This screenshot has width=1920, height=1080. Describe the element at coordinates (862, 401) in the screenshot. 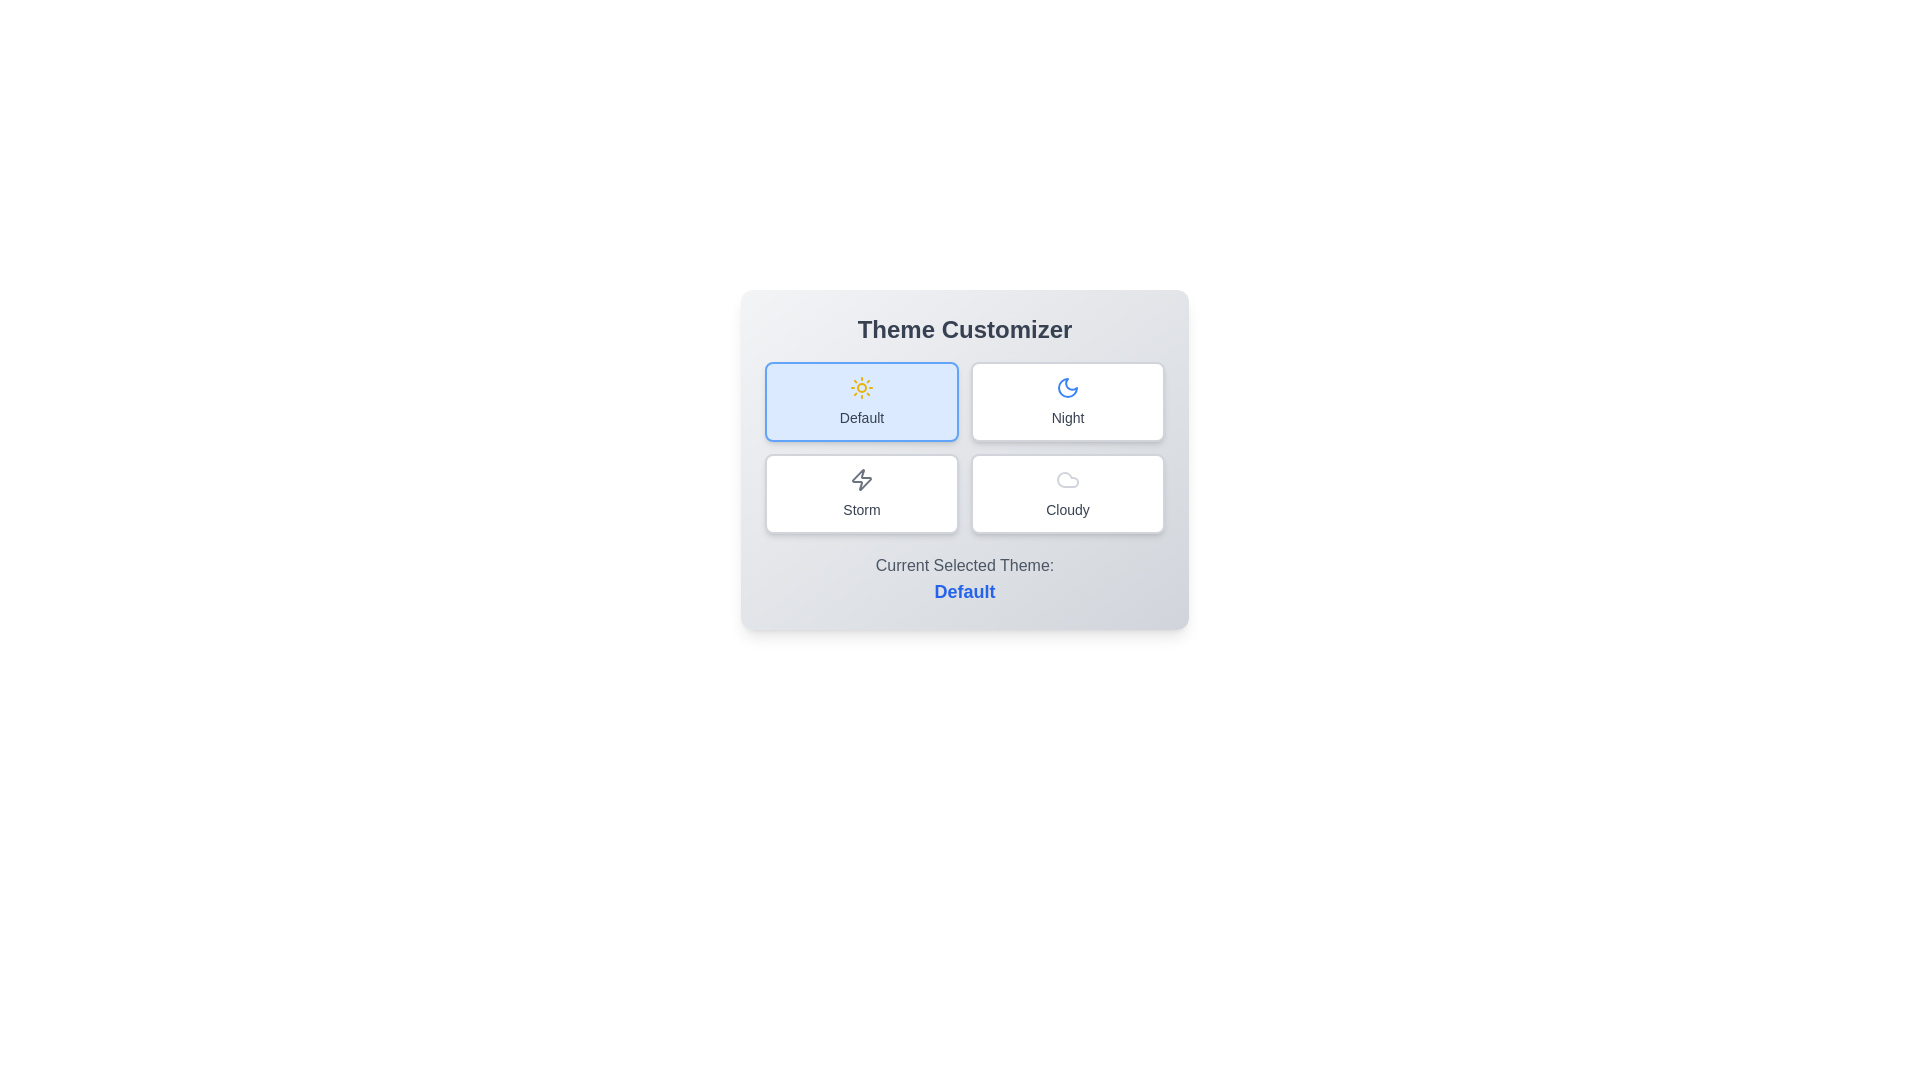

I see `the theme Default by clicking on its corresponding button` at that location.